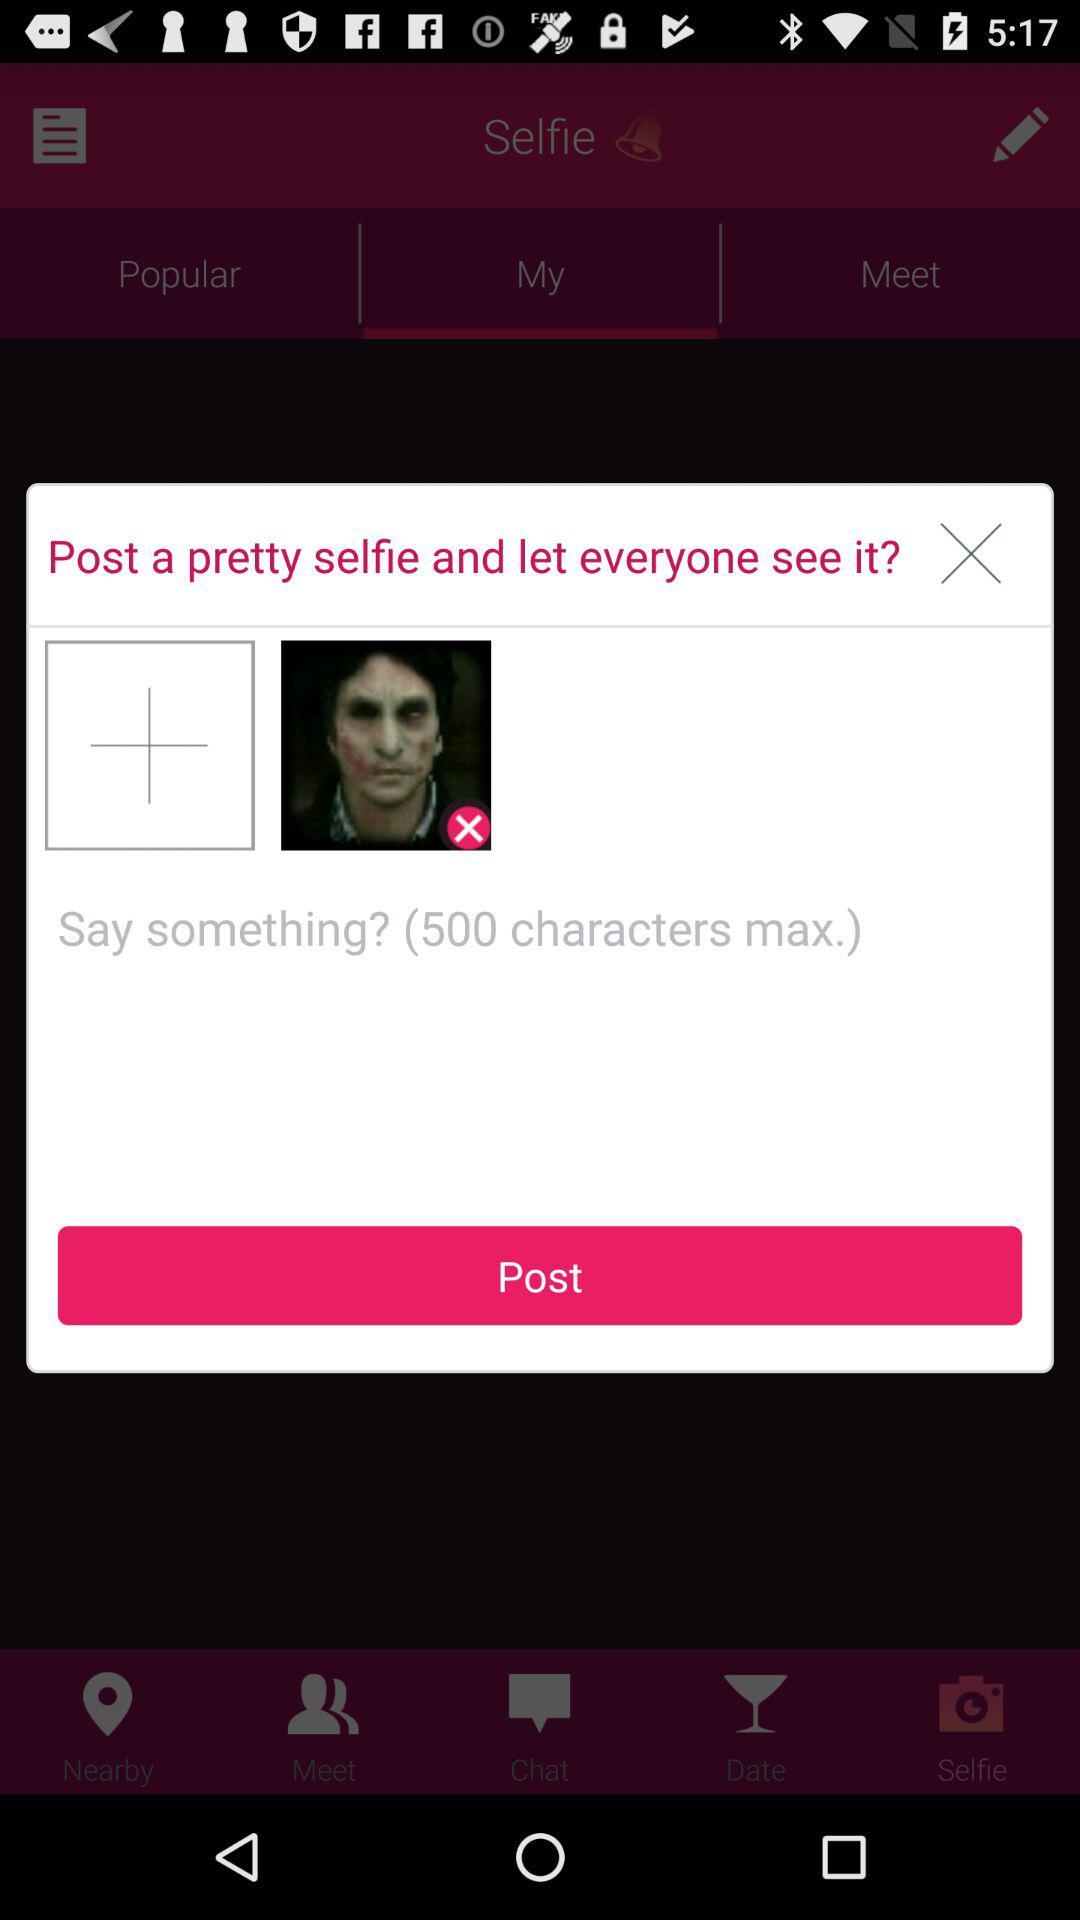 Image resolution: width=1080 pixels, height=1920 pixels. I want to click on the add icon, so click(149, 796).